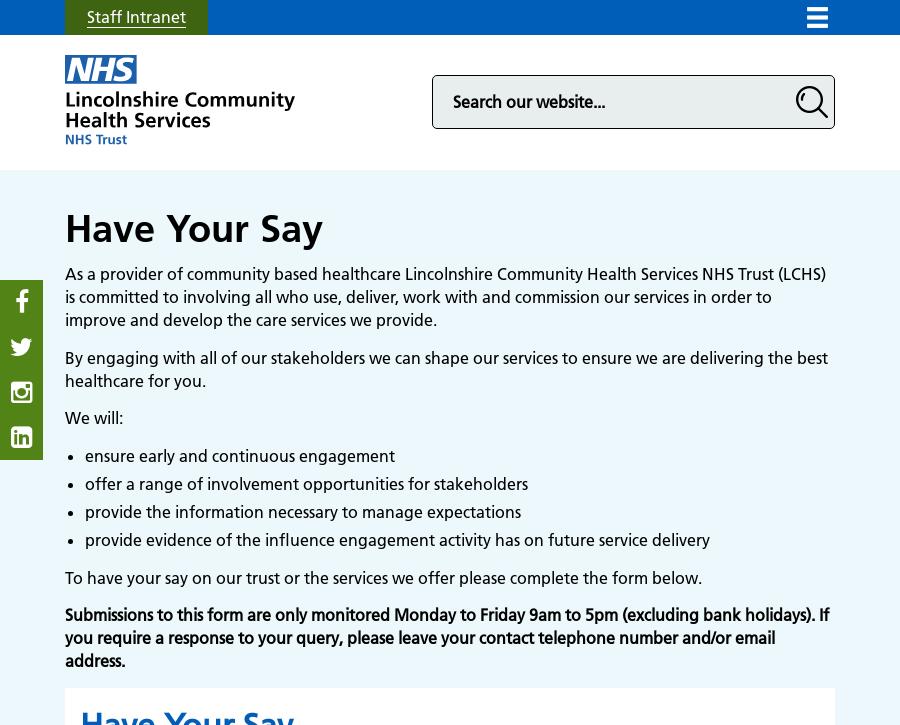  I want to click on 'As a provider of community based healthcare Lincolnshire Community Health Services NHS Trust (LCHS) is committed to involving all who use, deliver, work with and commission our services in order to improve and develop the care services we provide.', so click(445, 296).